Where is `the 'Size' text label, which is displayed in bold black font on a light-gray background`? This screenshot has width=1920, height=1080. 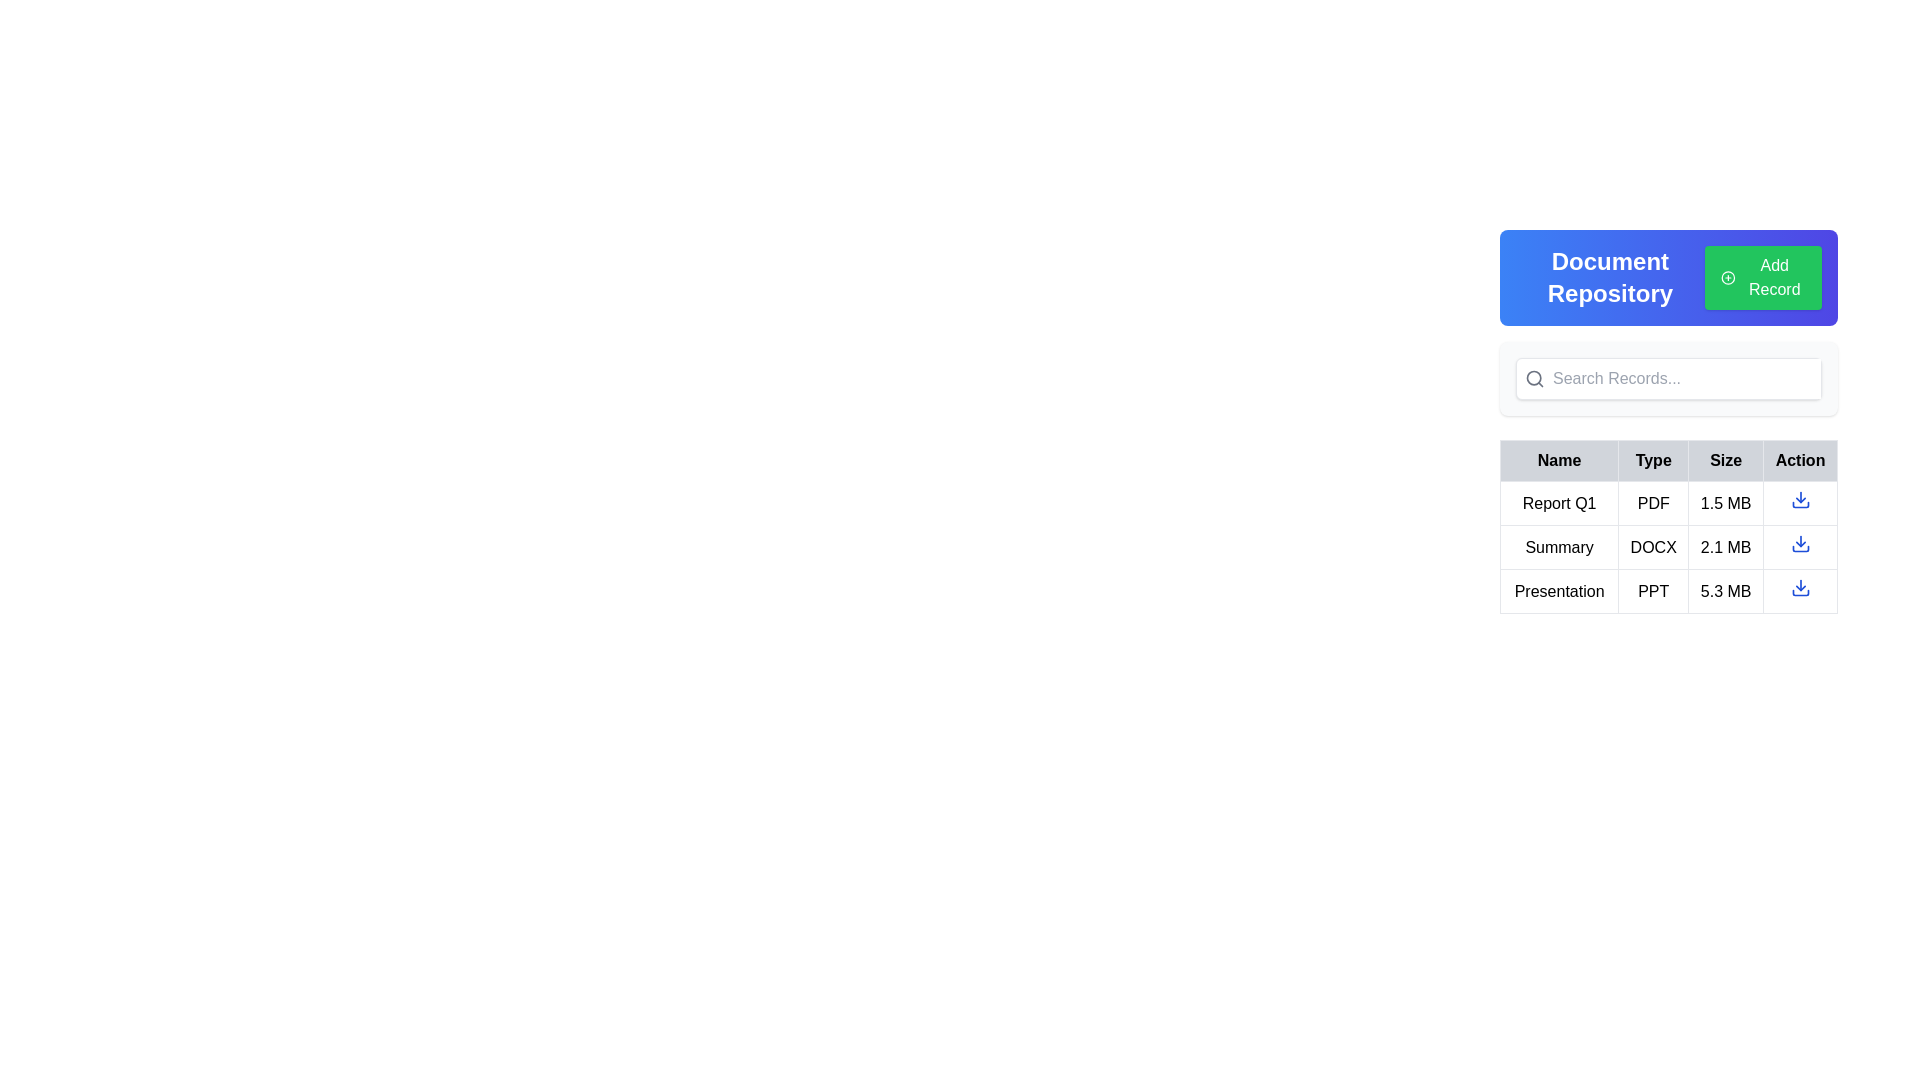
the 'Size' text label, which is displayed in bold black font on a light-gray background is located at coordinates (1725, 461).